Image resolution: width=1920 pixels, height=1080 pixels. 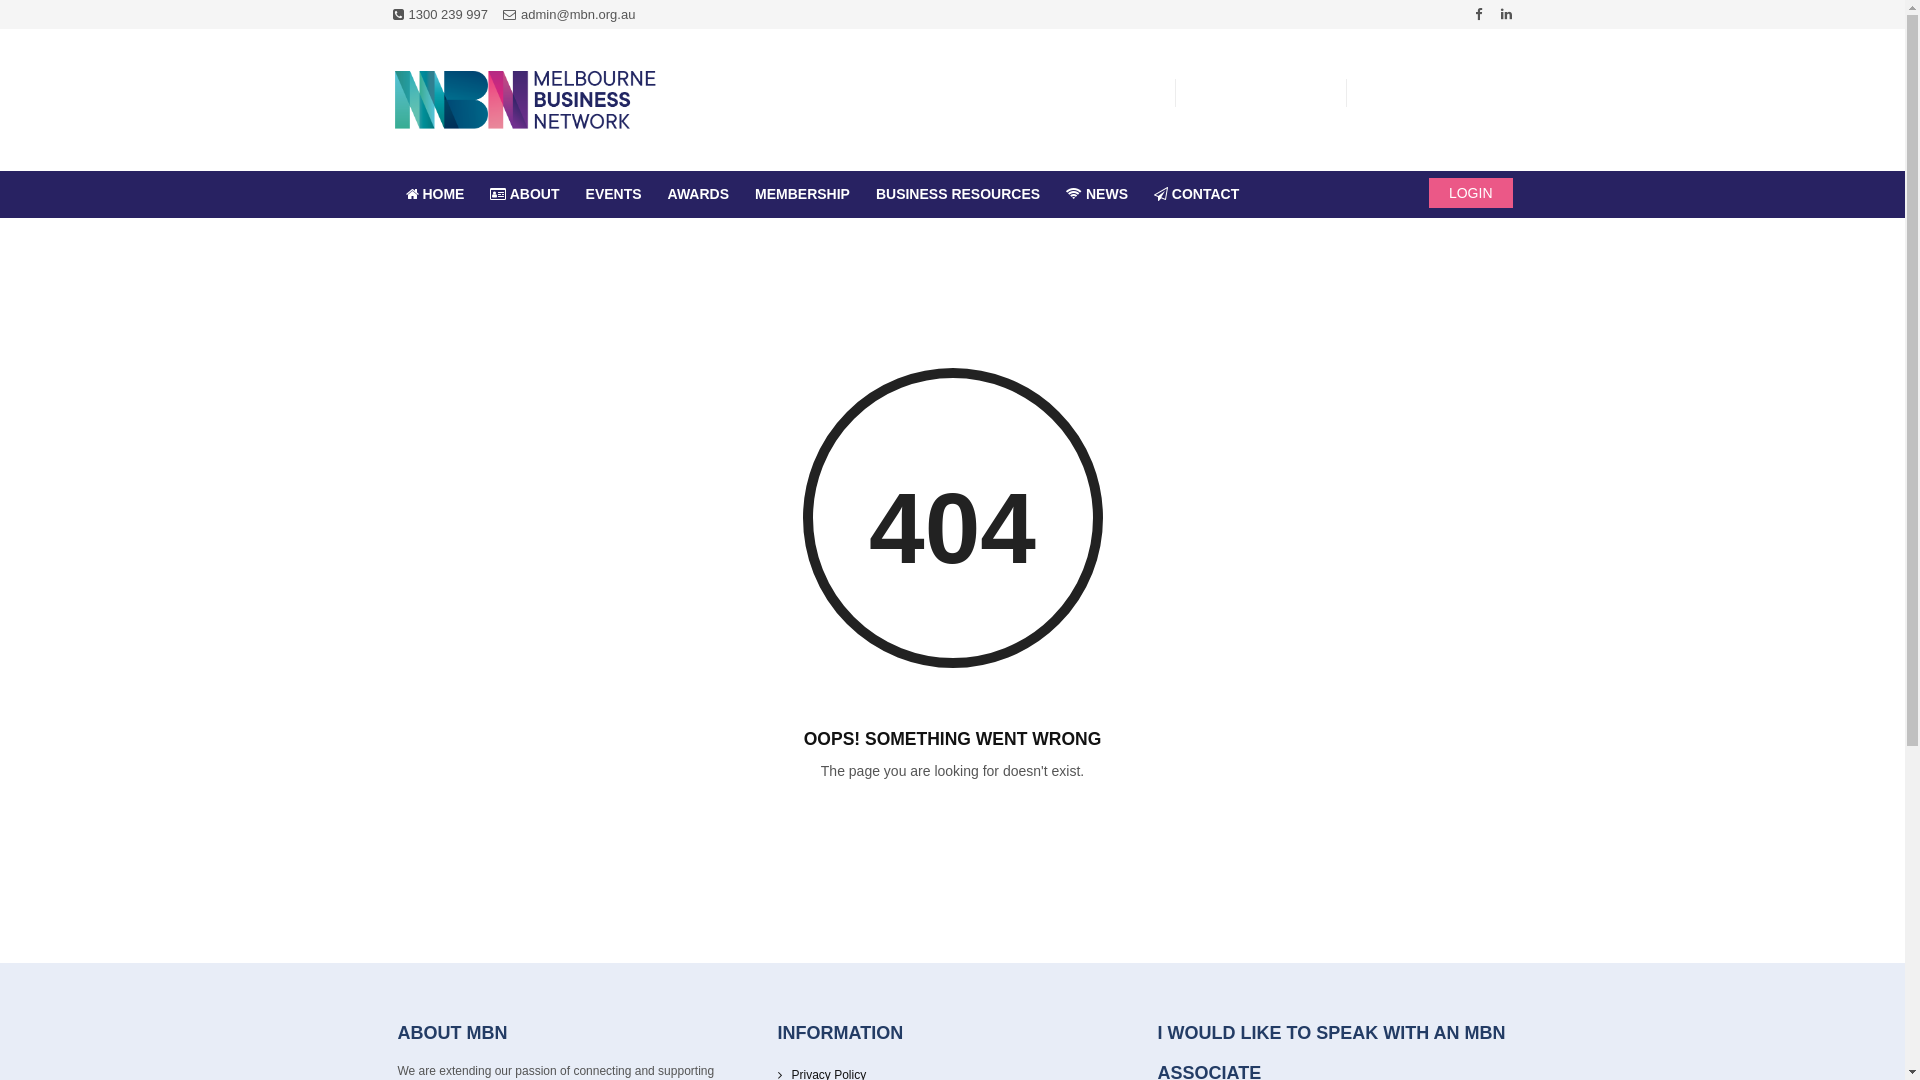 What do you see at coordinates (698, 194) in the screenshot?
I see `'AWARDS'` at bounding box center [698, 194].